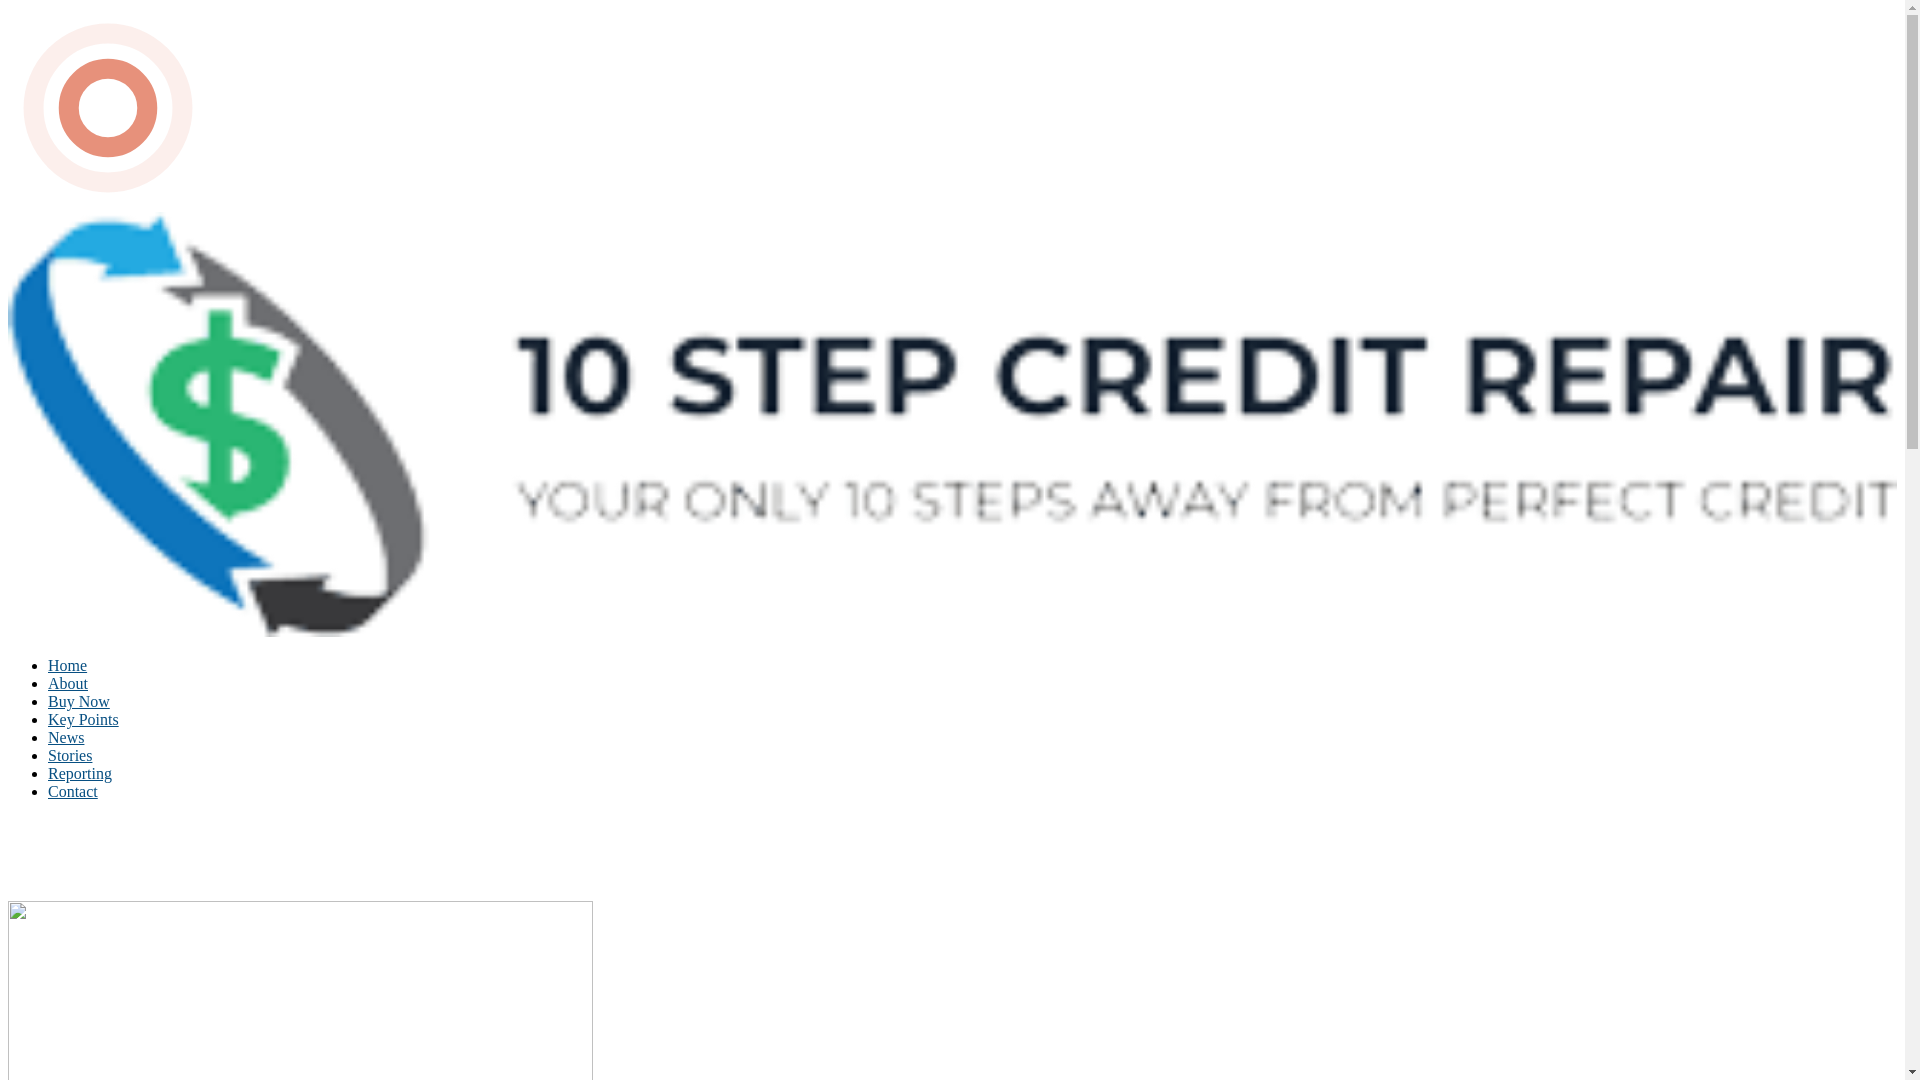 This screenshot has width=1920, height=1080. Describe the element at coordinates (80, 772) in the screenshot. I see `'Reporting'` at that location.